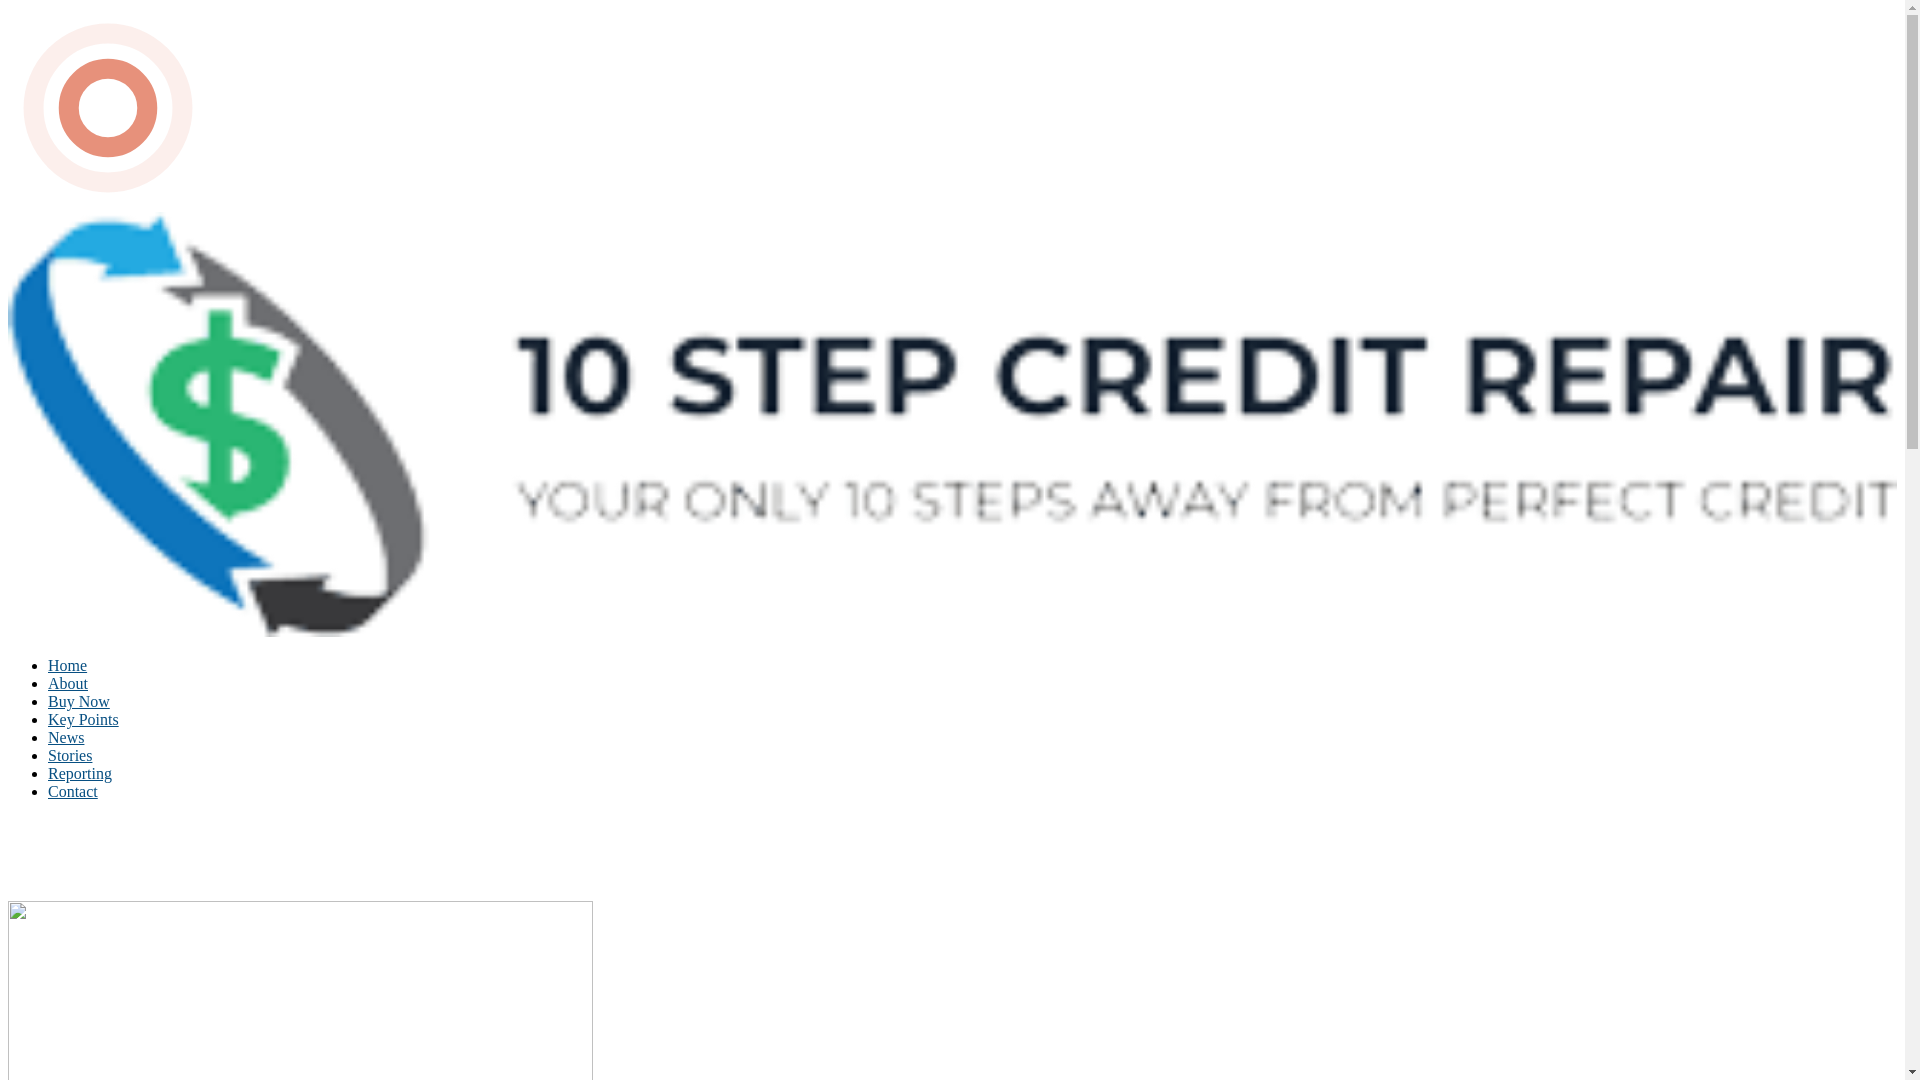 This screenshot has width=1920, height=1080. Describe the element at coordinates (80, 772) in the screenshot. I see `'Reporting'` at that location.